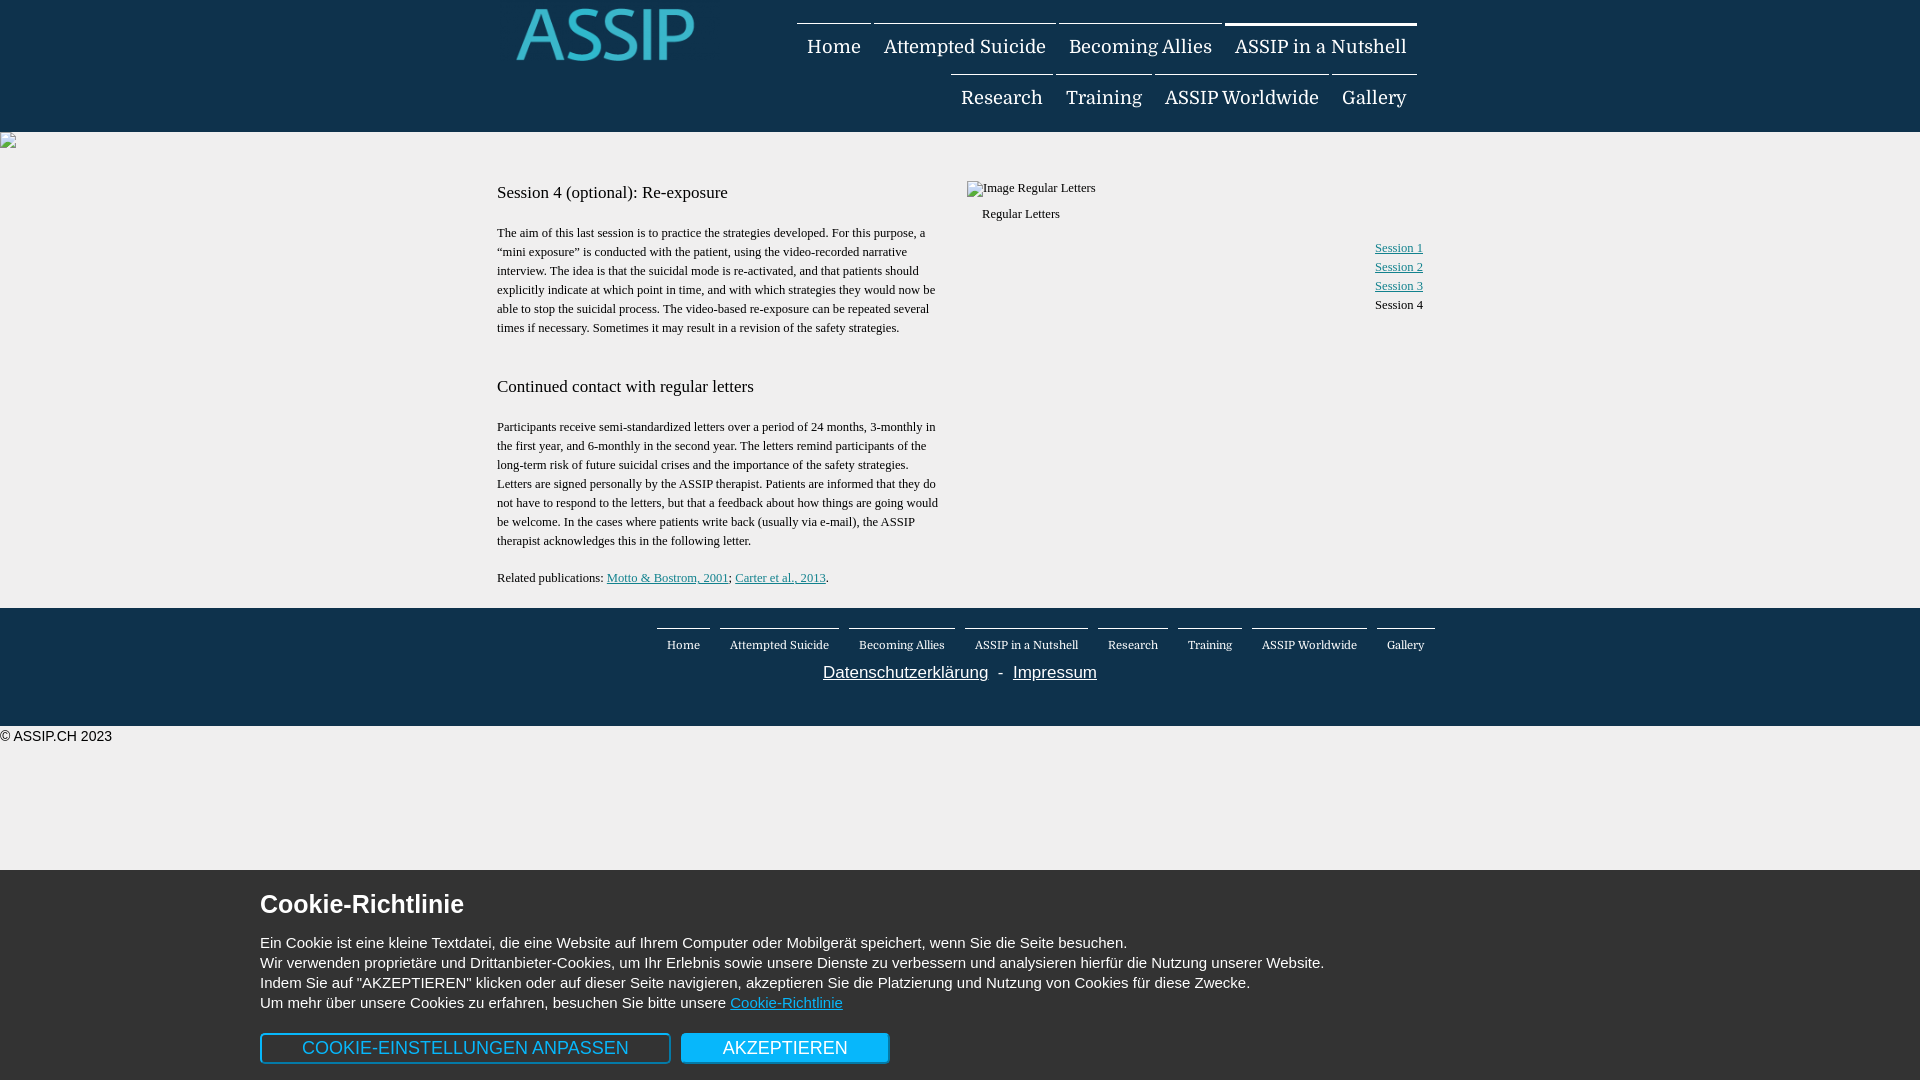  I want to click on 'COOKIE-EINSTELLUNGEN ANPASSEN', so click(464, 1047).